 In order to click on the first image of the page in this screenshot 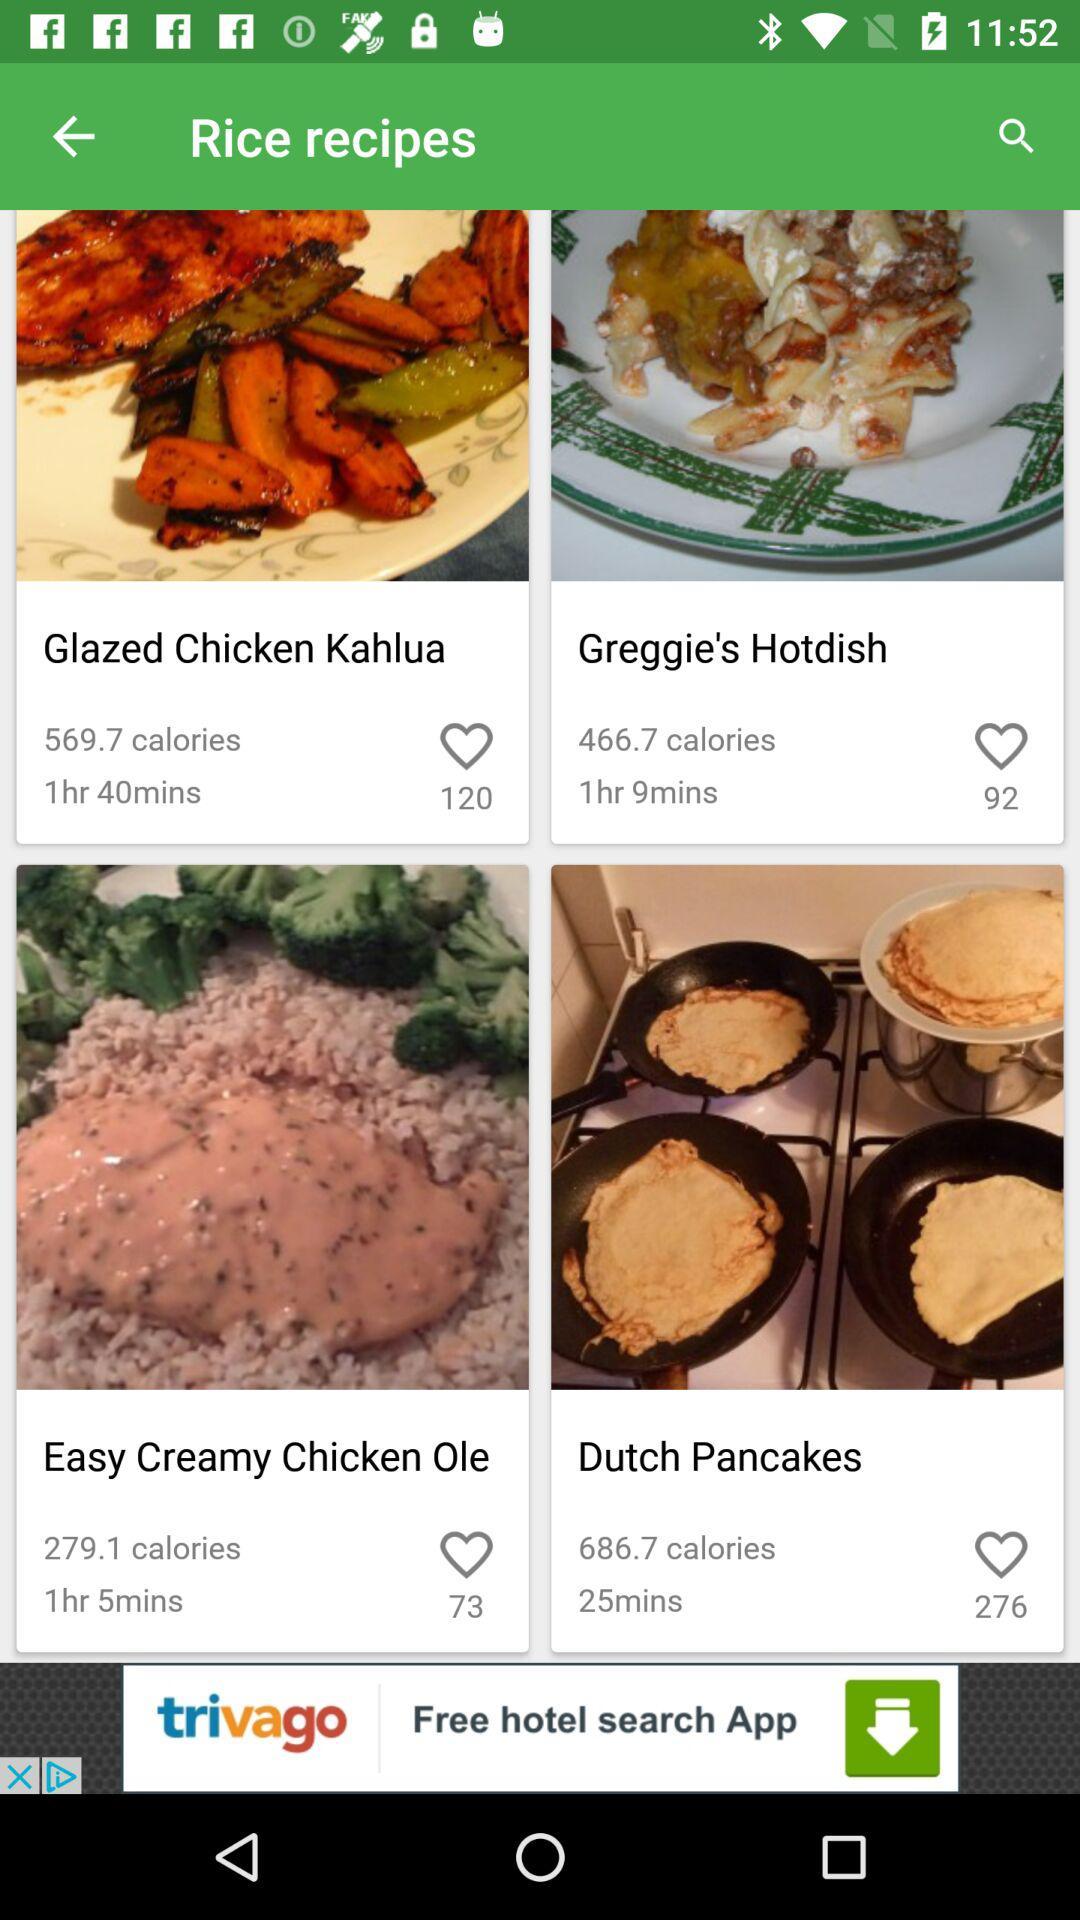, I will do `click(273, 527)`.